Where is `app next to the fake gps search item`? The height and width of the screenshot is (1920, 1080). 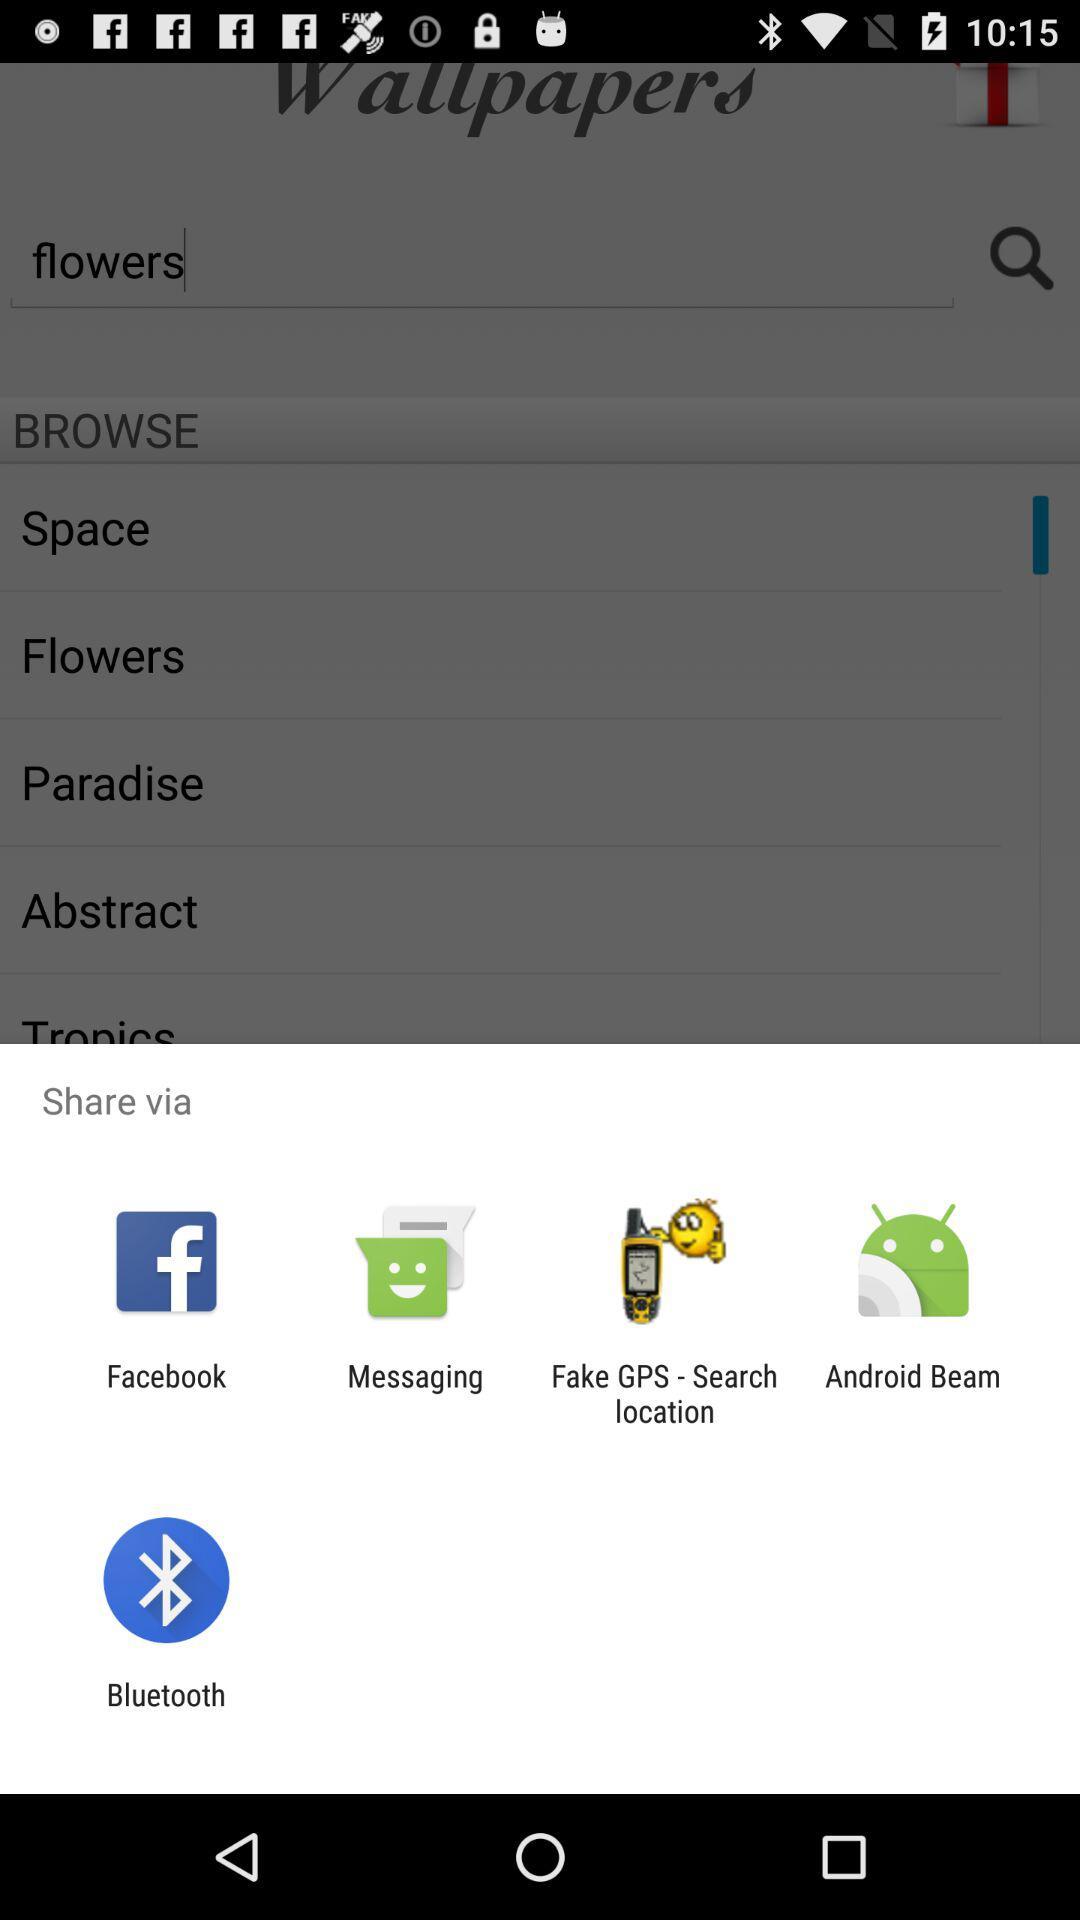
app next to the fake gps search item is located at coordinates (414, 1392).